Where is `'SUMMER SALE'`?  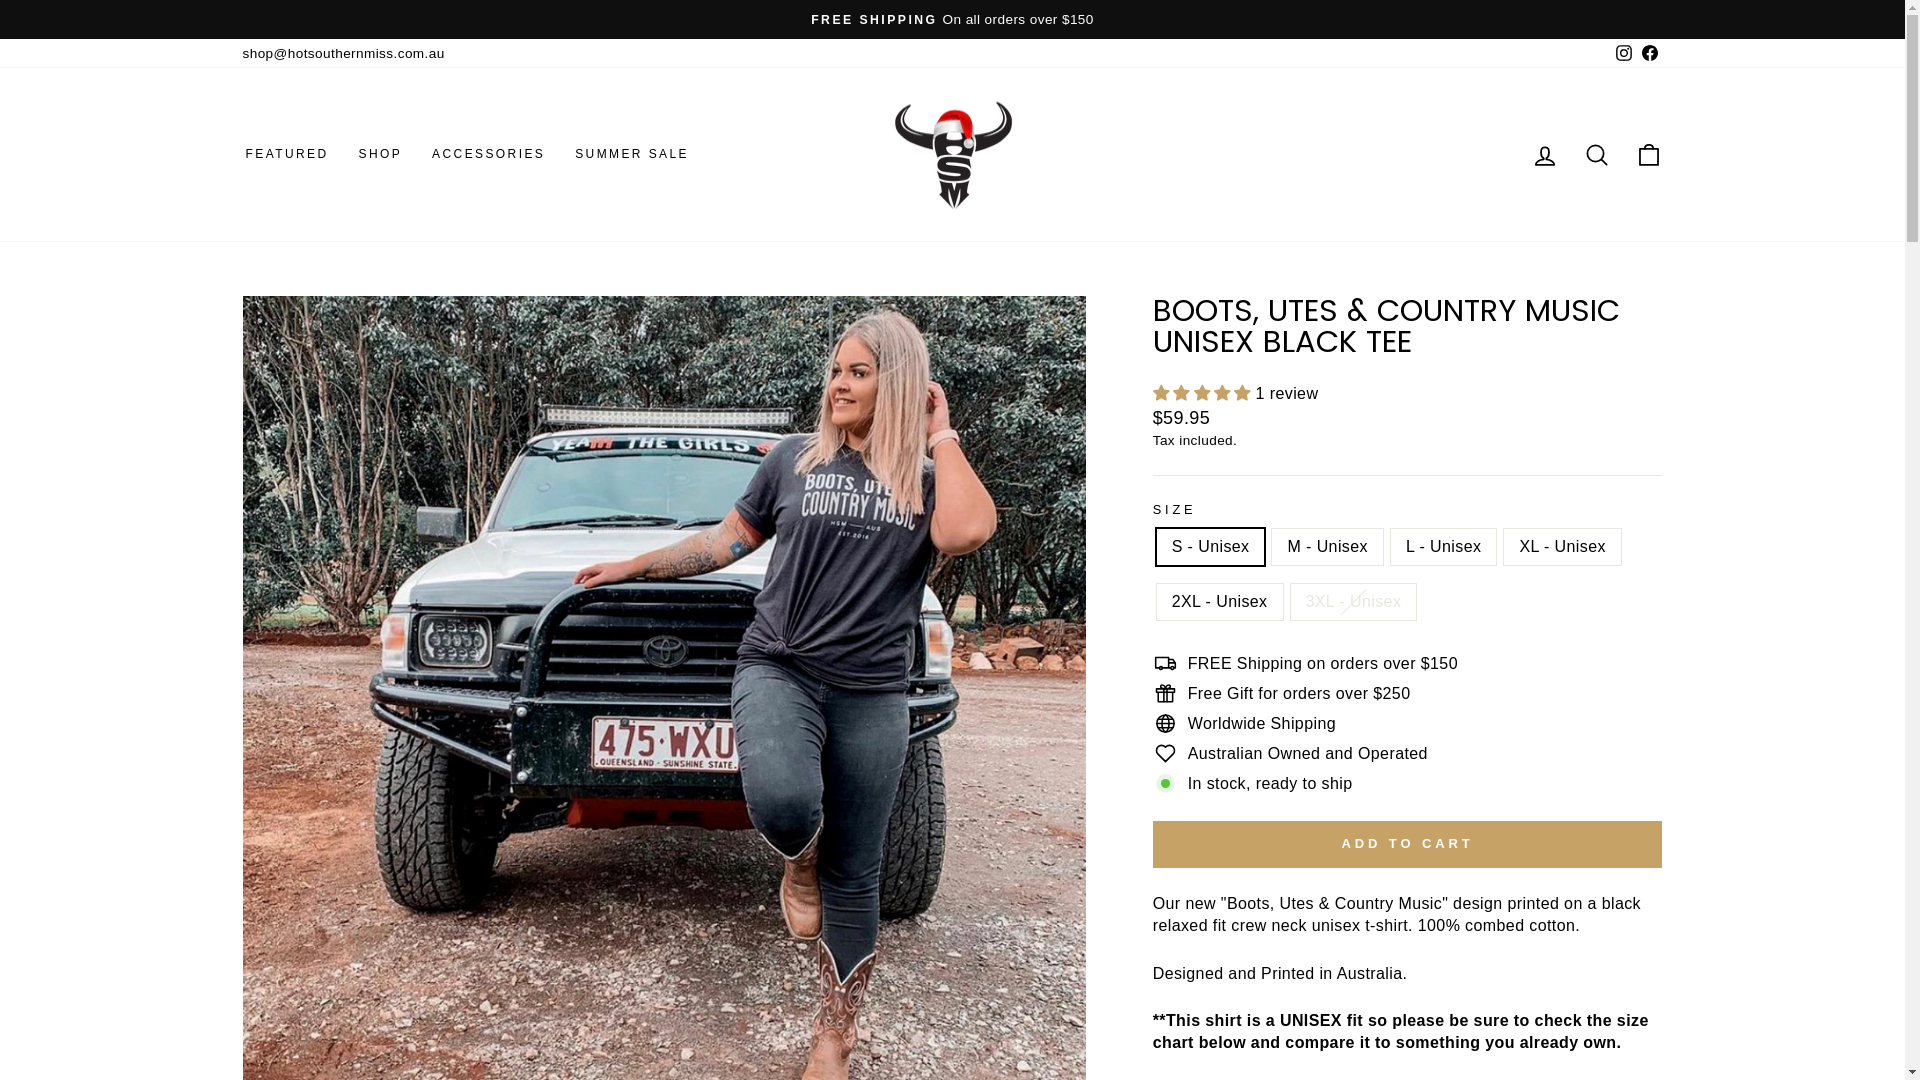 'SUMMER SALE' is located at coordinates (631, 153).